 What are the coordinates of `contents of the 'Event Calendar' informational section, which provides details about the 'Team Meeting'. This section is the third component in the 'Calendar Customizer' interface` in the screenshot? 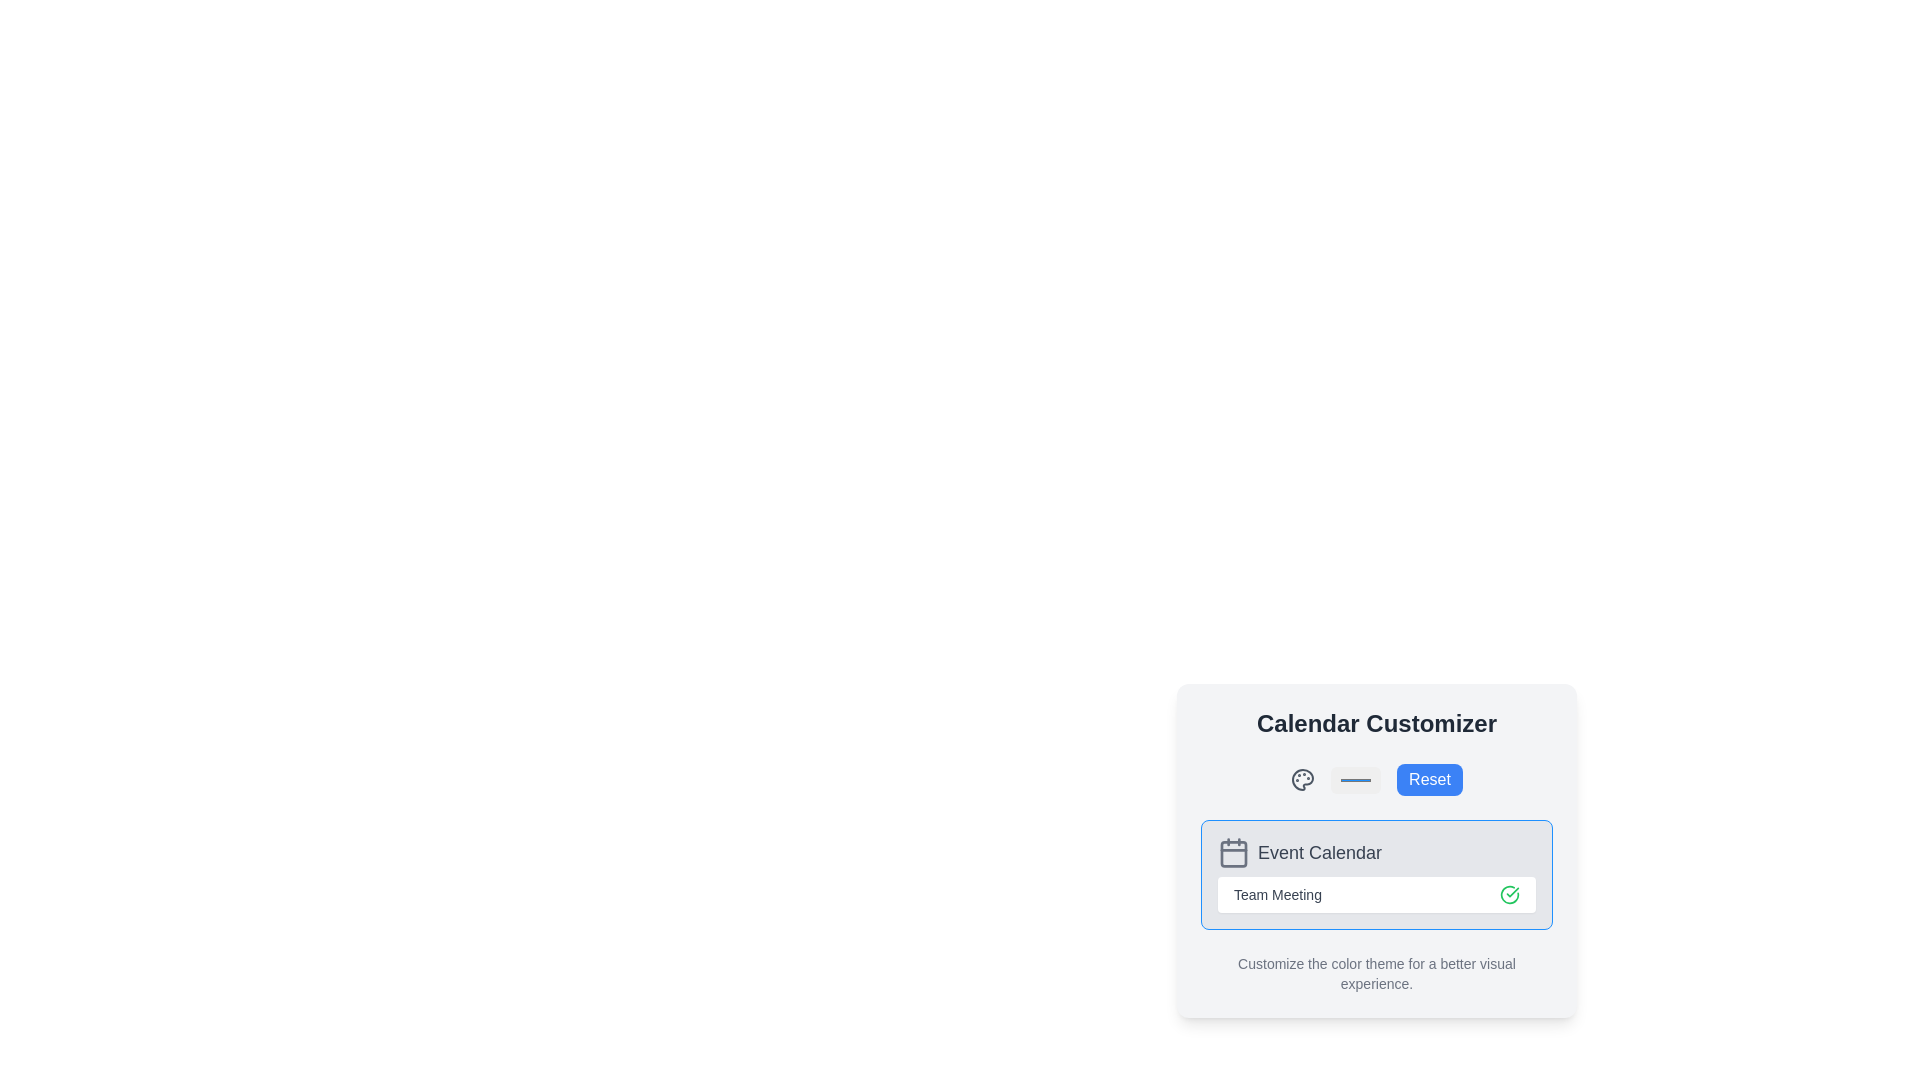 It's located at (1376, 874).